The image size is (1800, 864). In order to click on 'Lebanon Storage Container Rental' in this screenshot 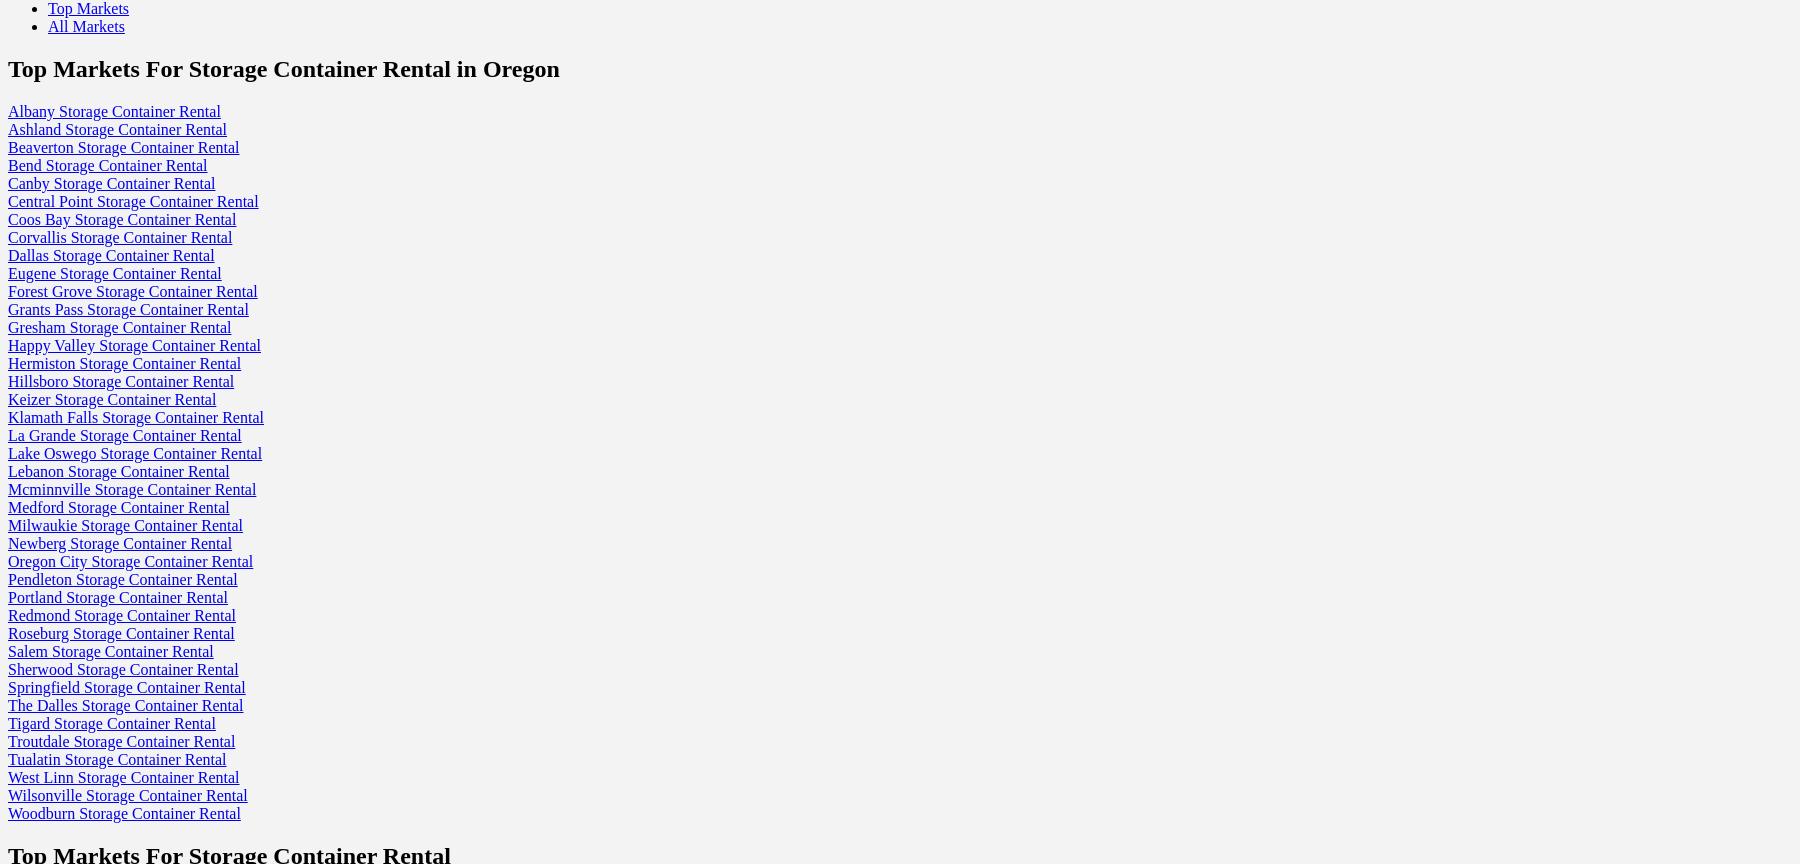, I will do `click(118, 470)`.